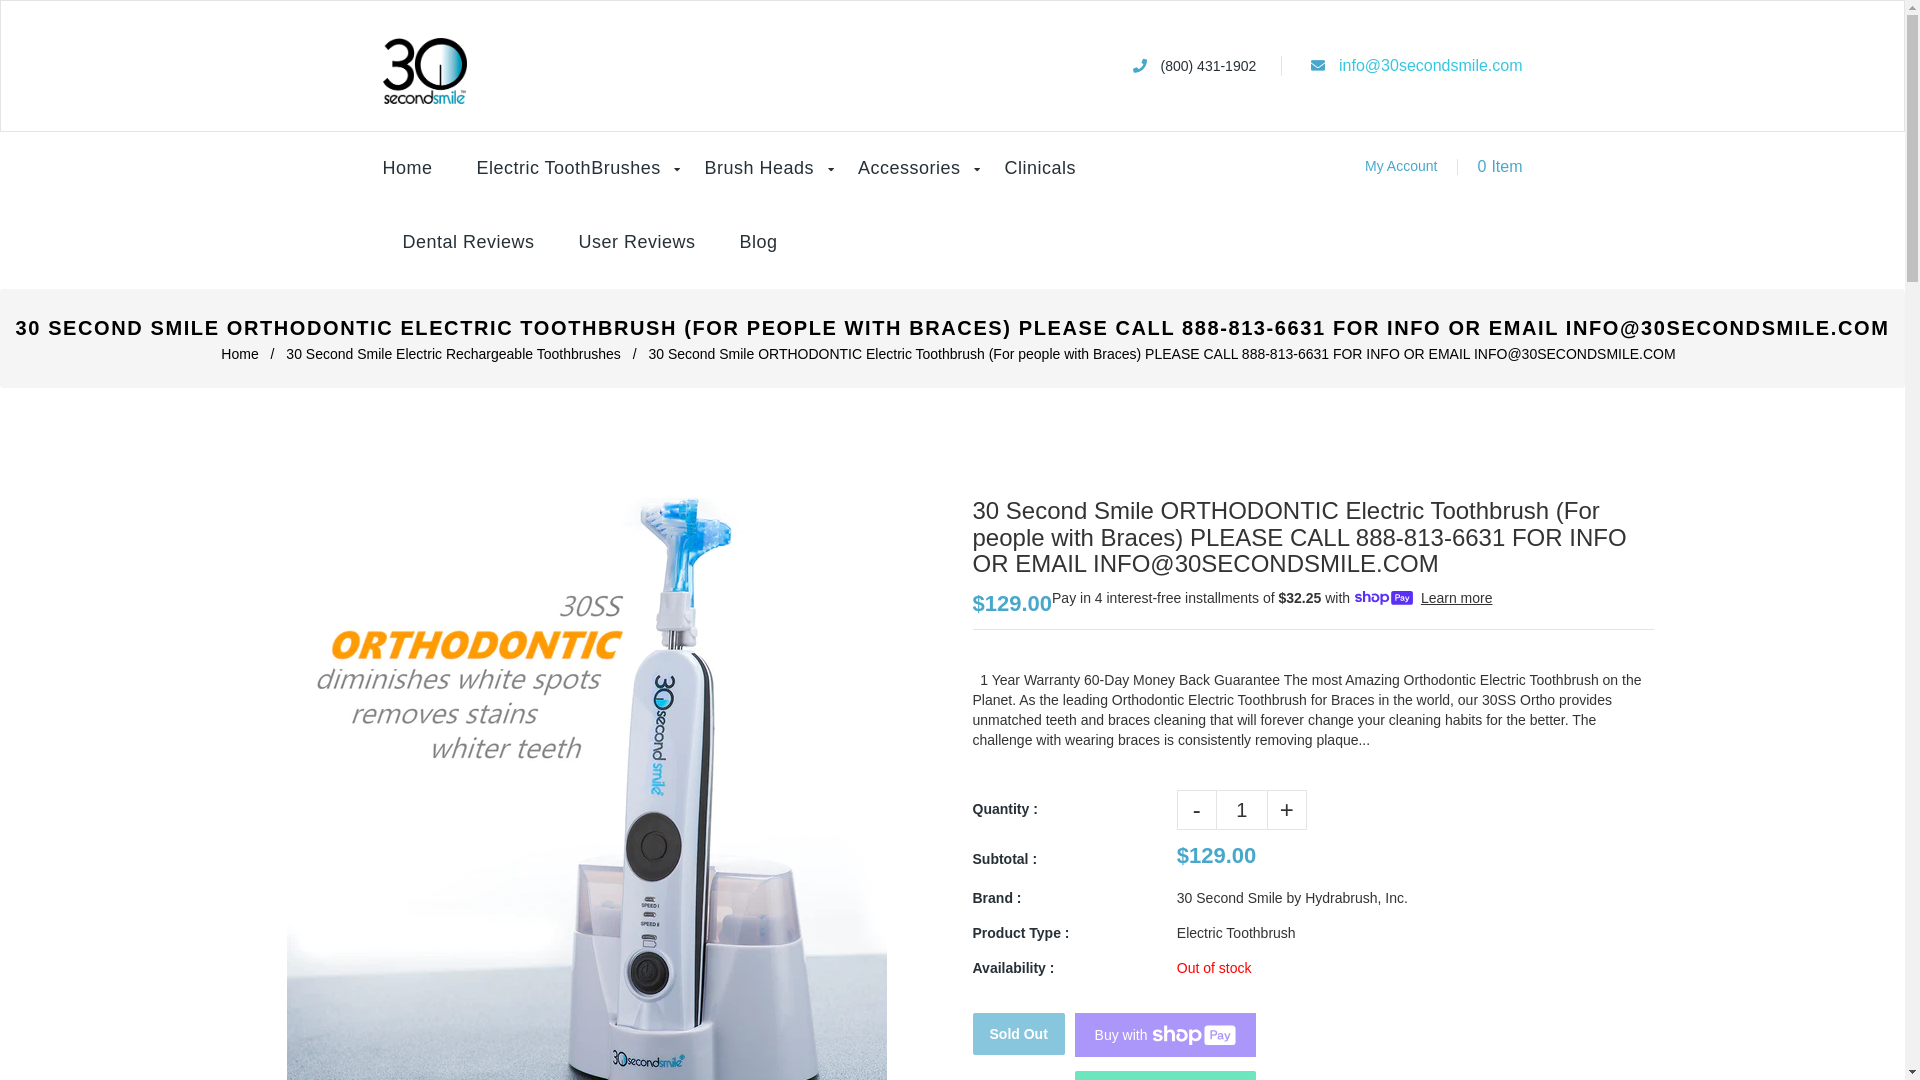 Image resolution: width=1920 pixels, height=1080 pixels. I want to click on 'My Account', so click(1400, 164).